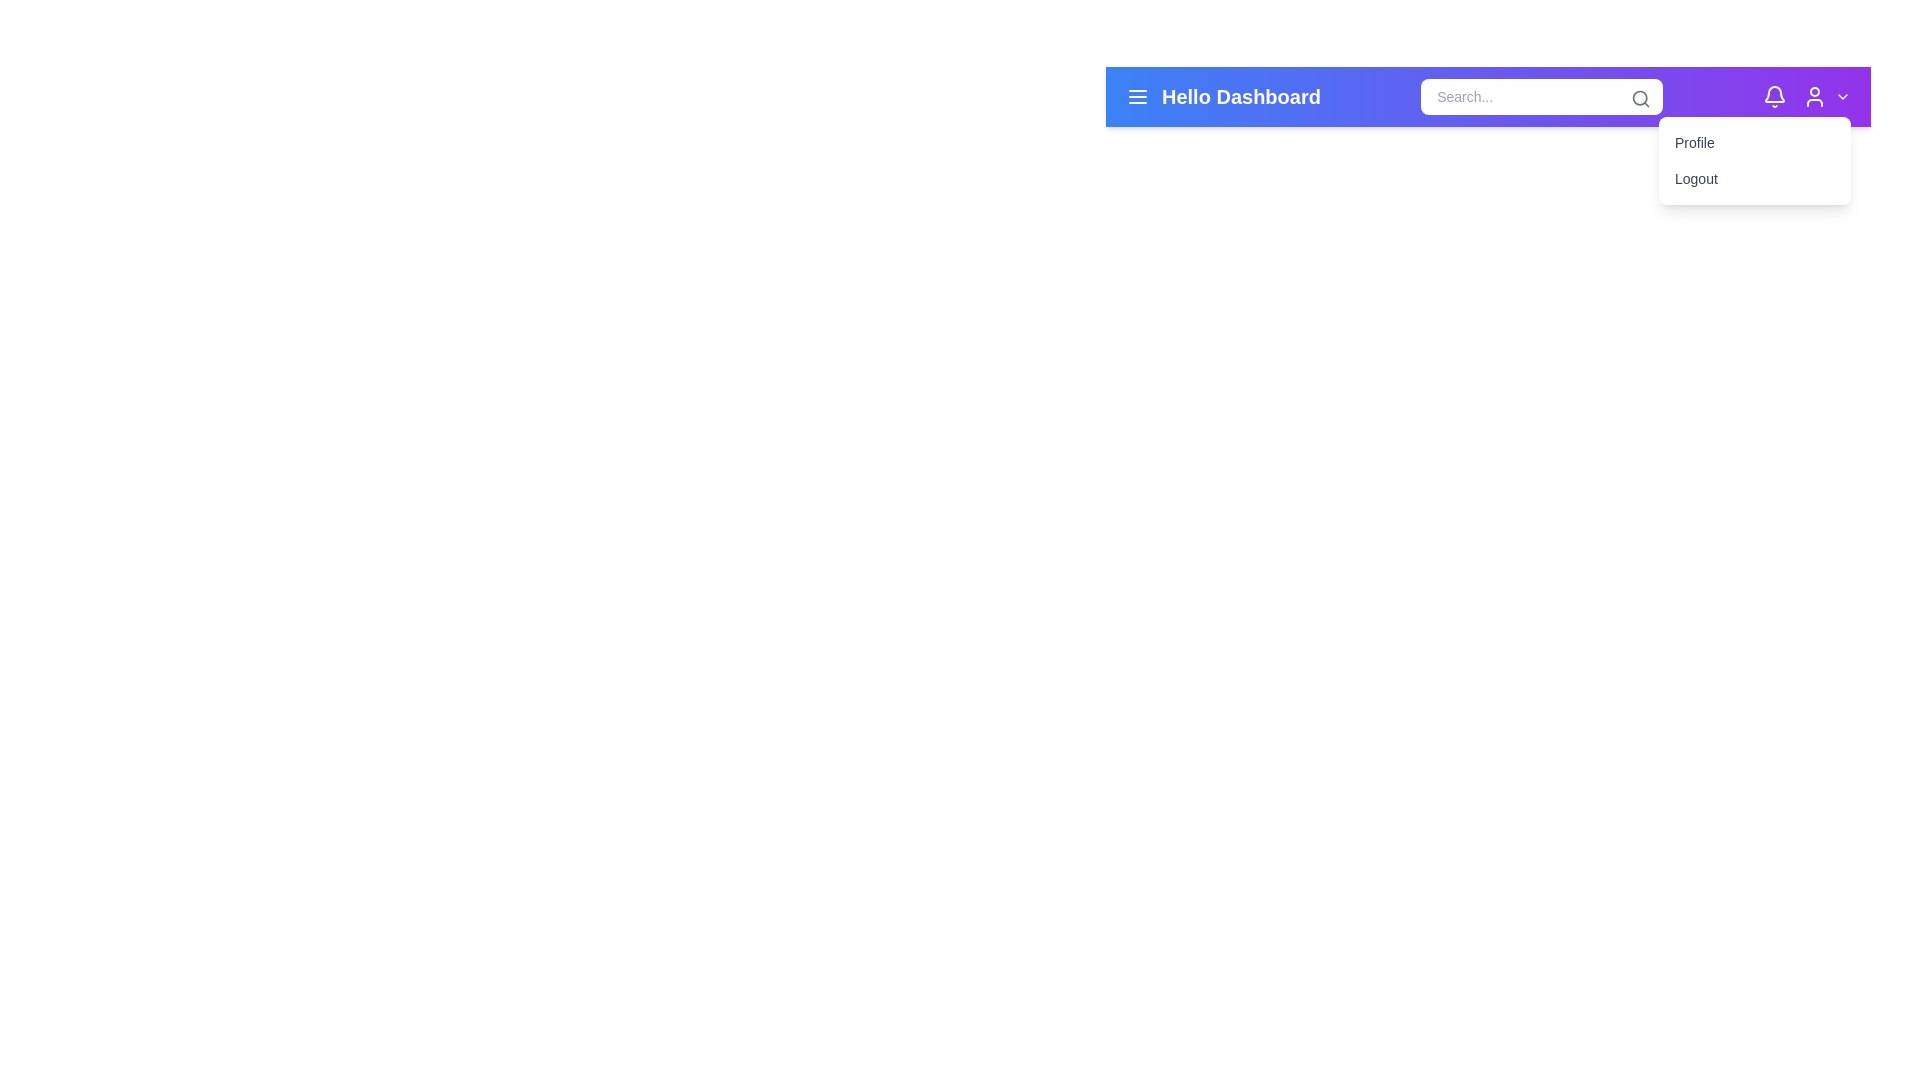  Describe the element at coordinates (1640, 99) in the screenshot. I see `the magnifying glass icon, which is a gray-stroked SVG element located at the top-right corner of the search input box in the top bar` at that location.